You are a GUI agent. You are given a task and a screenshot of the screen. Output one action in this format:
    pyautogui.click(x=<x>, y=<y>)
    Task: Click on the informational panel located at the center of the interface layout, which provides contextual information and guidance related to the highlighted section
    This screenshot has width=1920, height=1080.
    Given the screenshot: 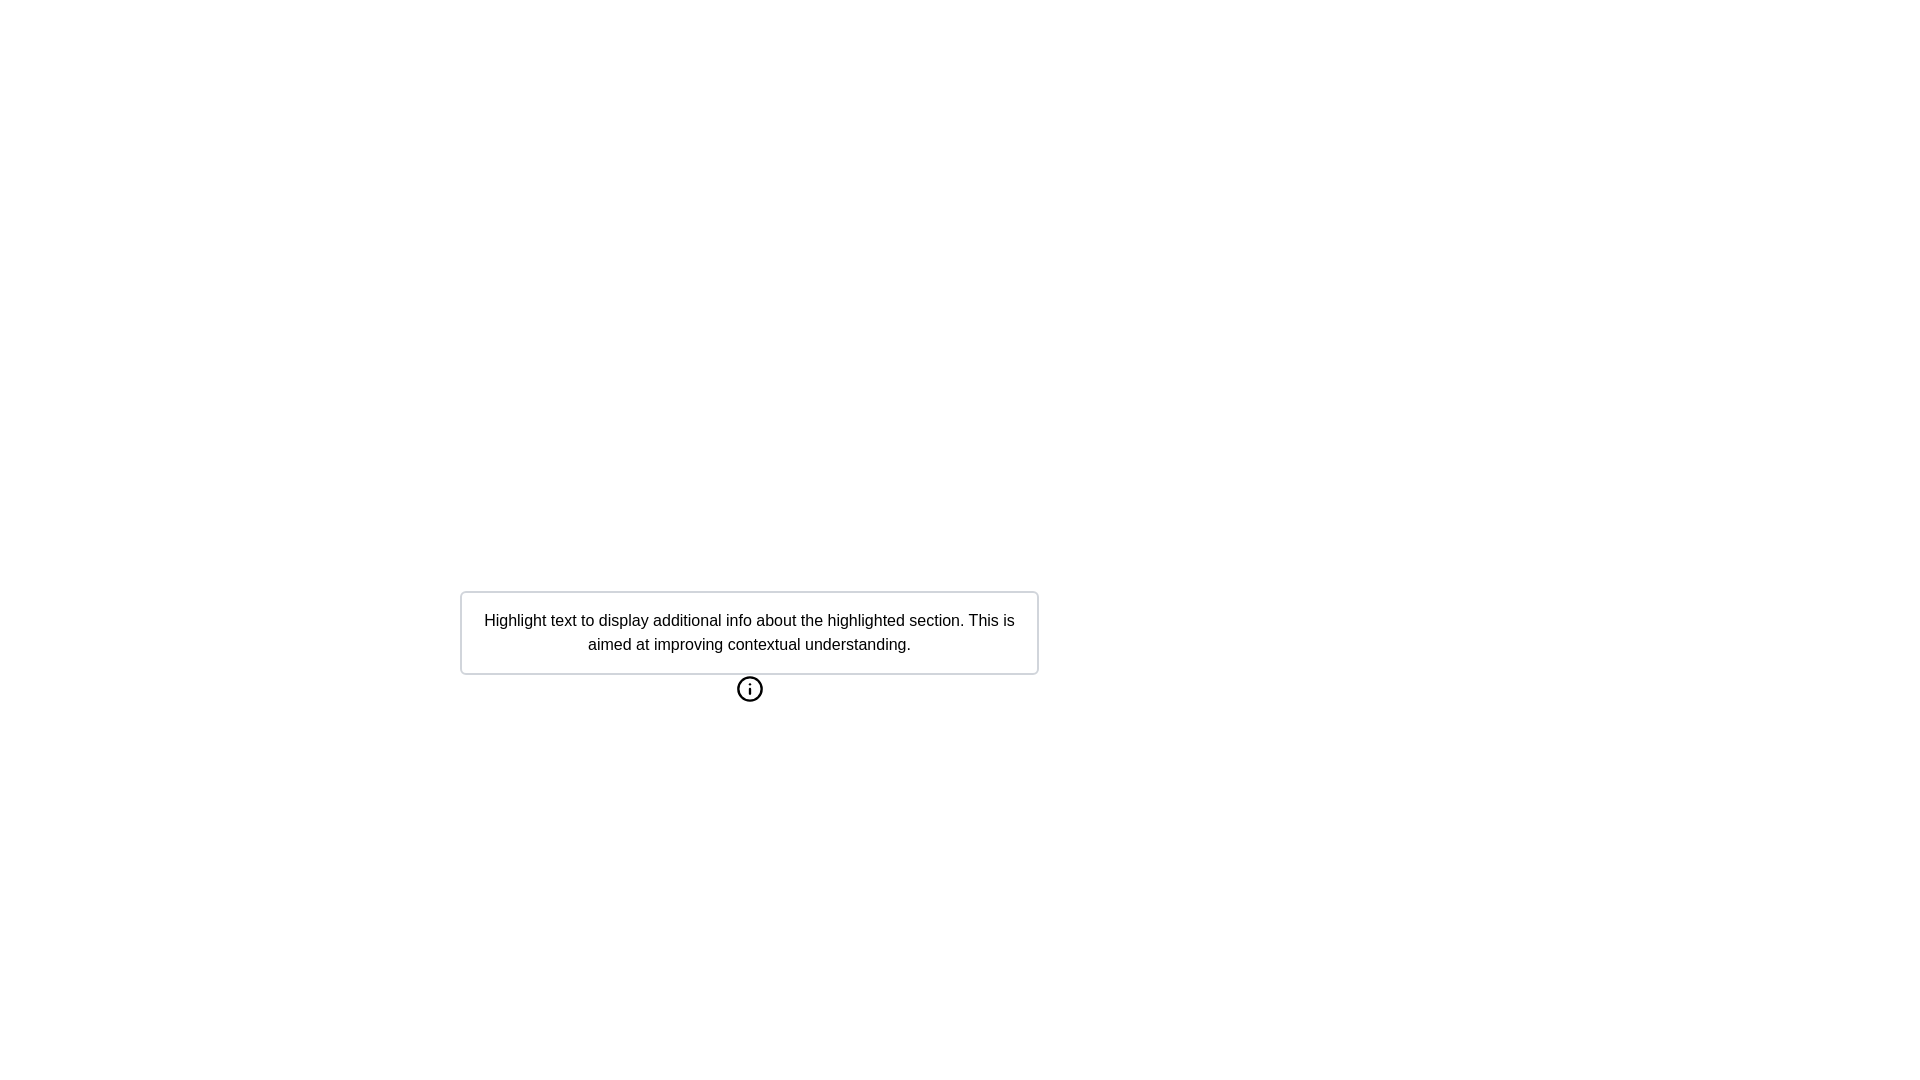 What is the action you would take?
    pyautogui.click(x=748, y=751)
    